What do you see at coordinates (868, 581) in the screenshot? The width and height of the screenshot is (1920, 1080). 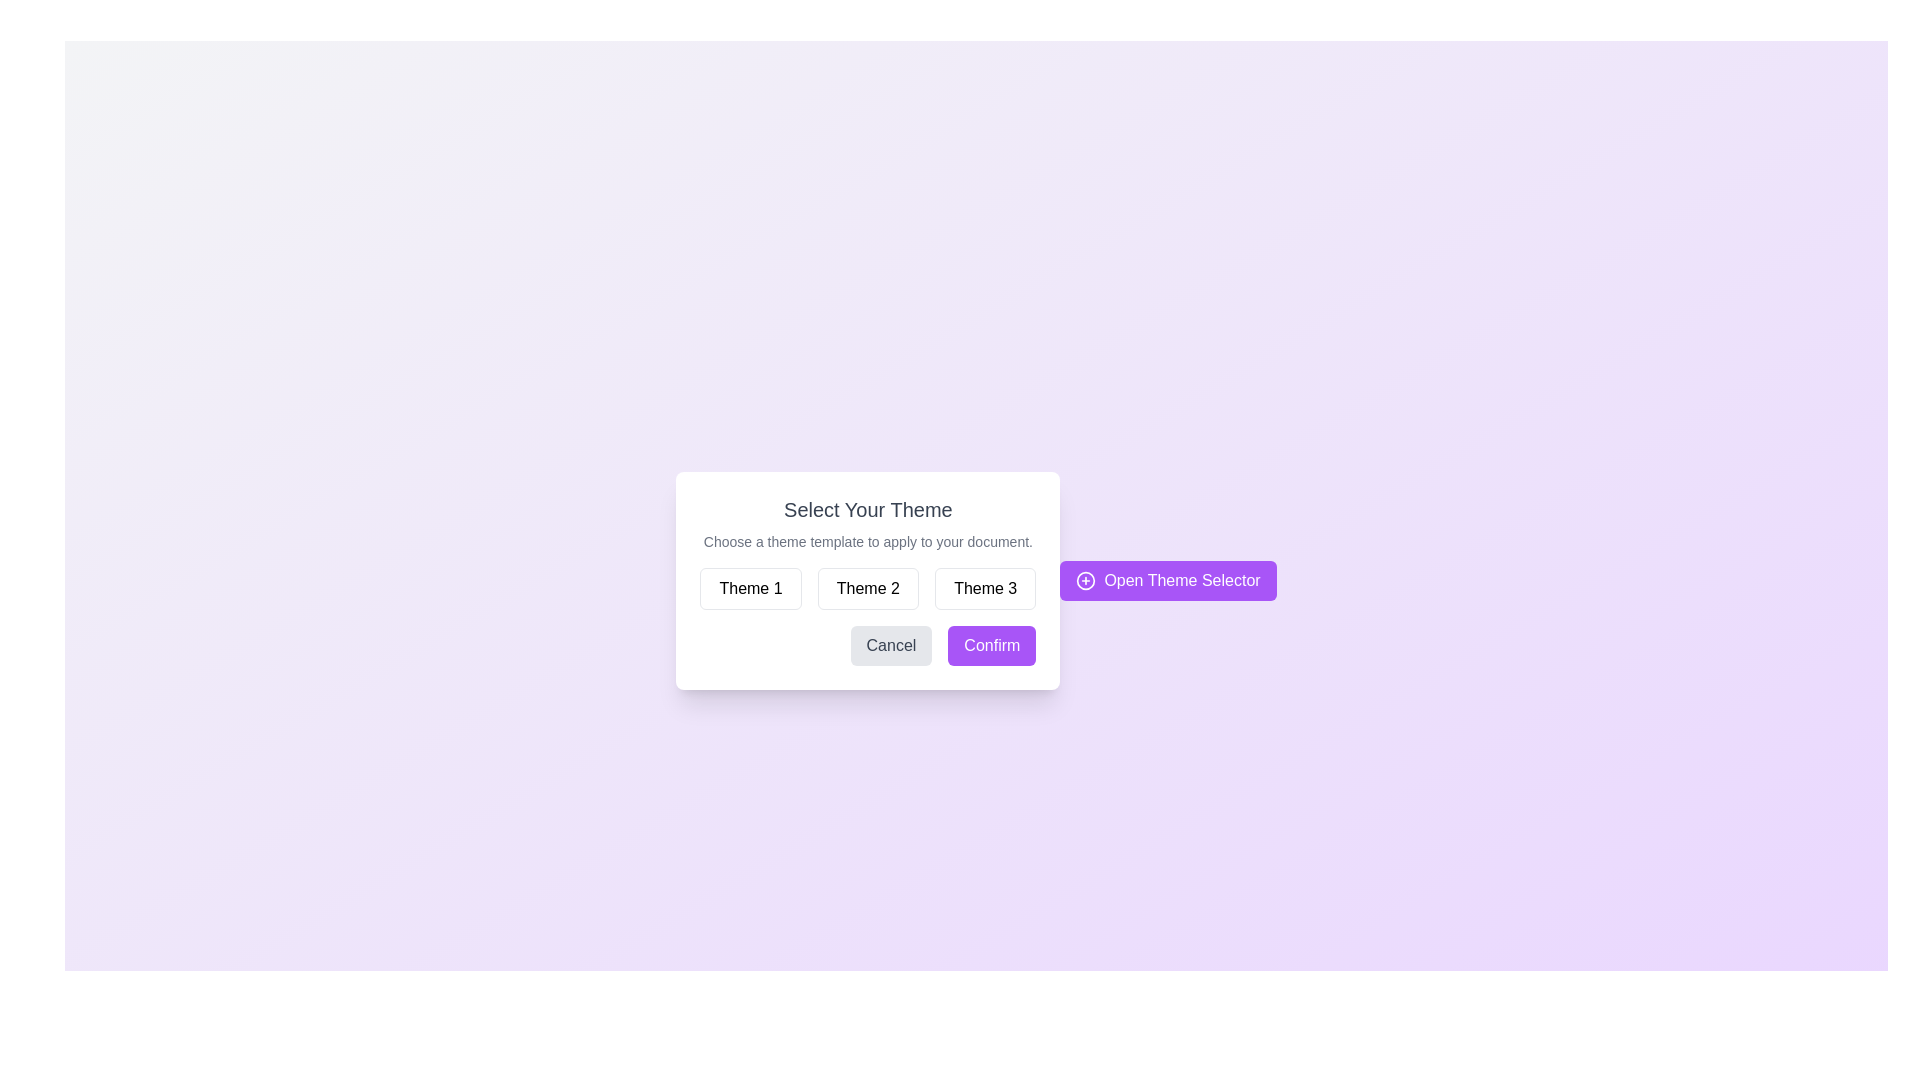 I see `the 'Theme 2' button` at bounding box center [868, 581].